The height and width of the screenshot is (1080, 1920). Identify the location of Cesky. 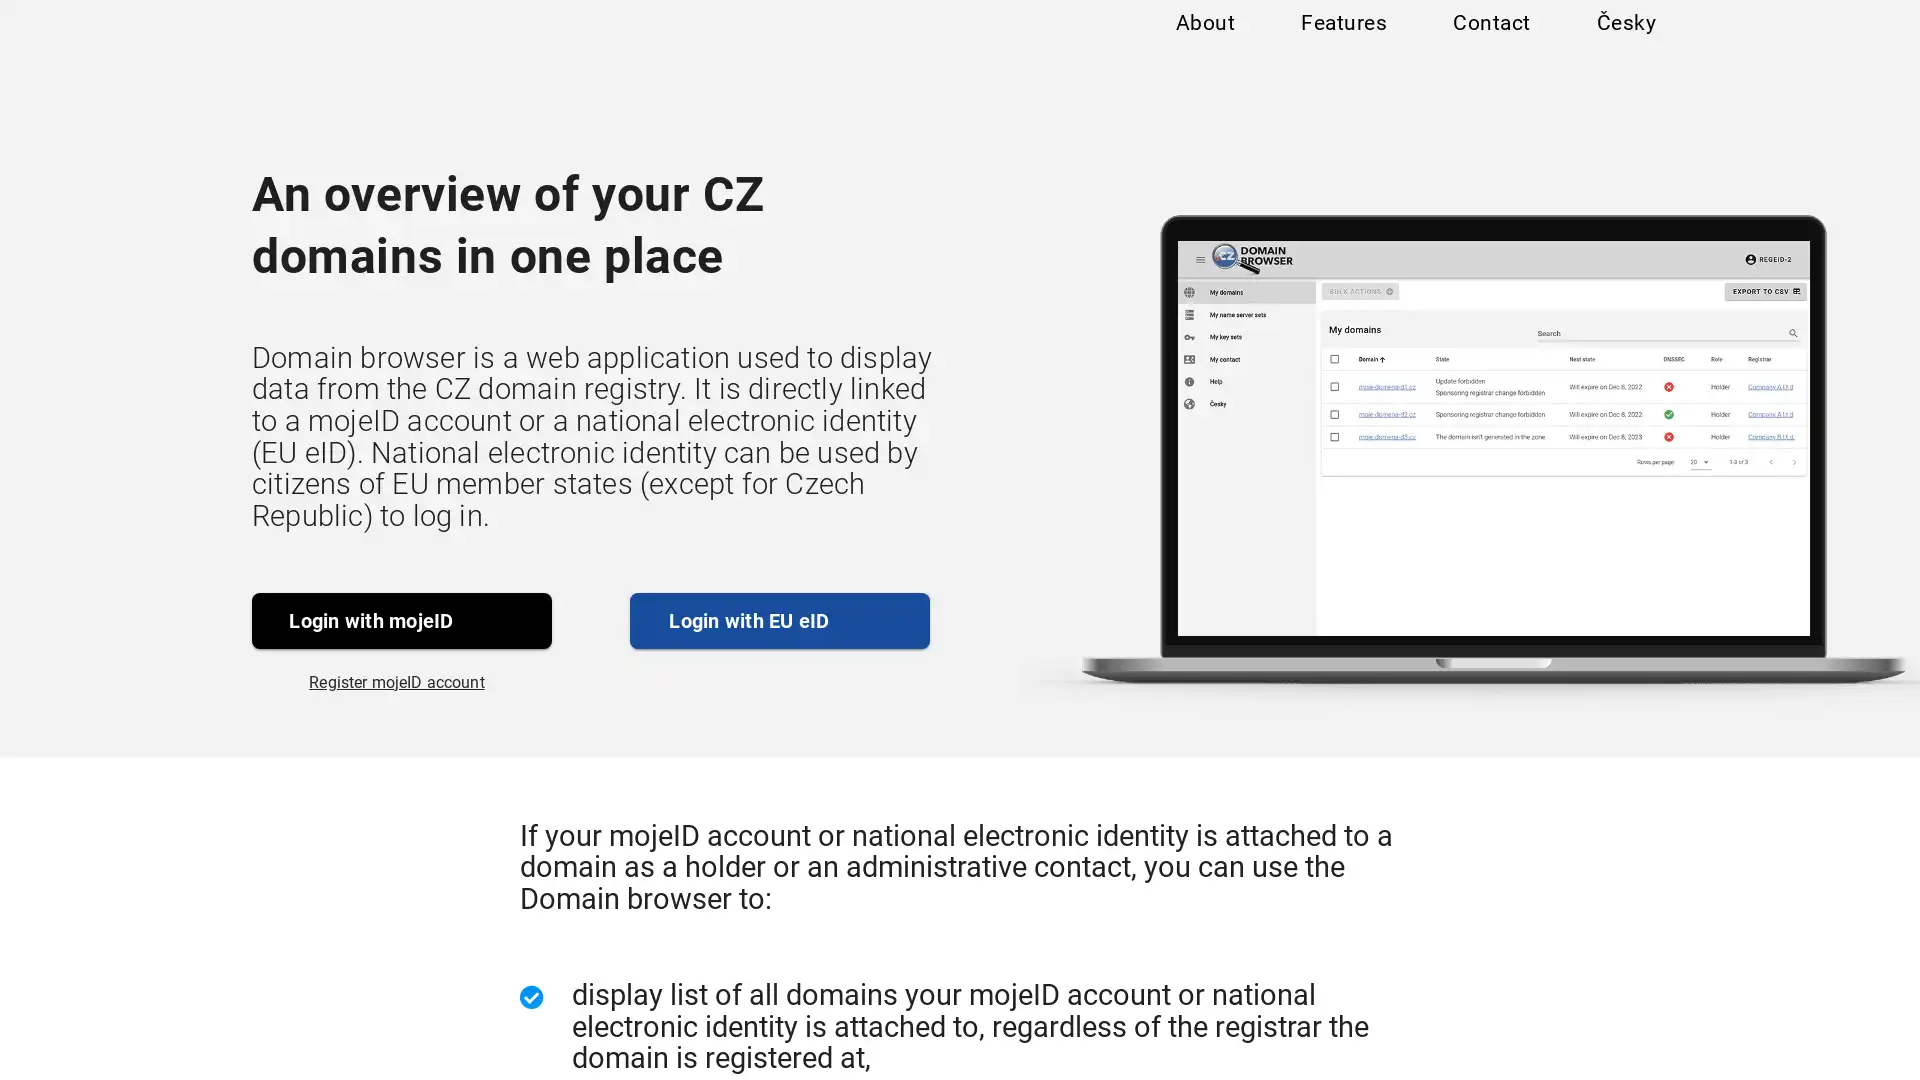
(1625, 42).